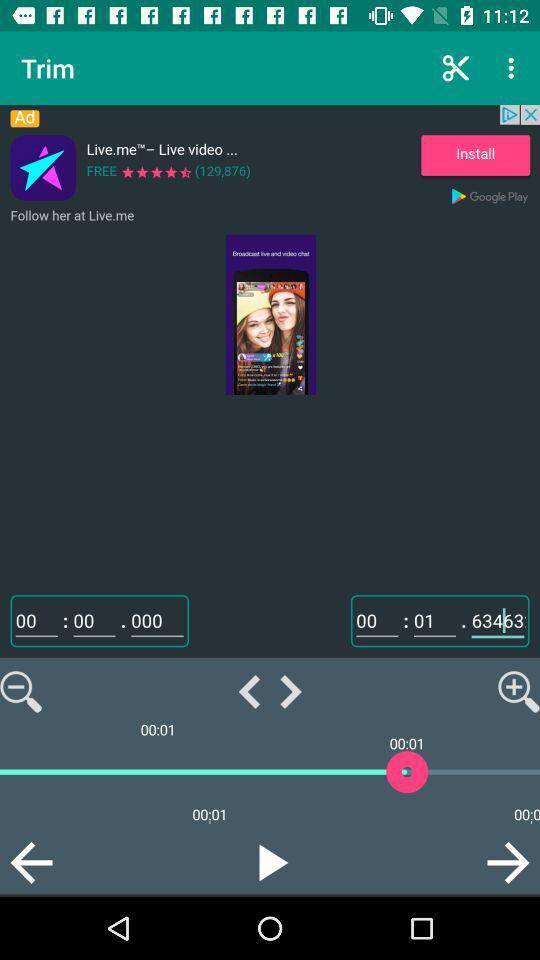 This screenshot has height=960, width=540. I want to click on the icon shown left to three vertical dot icon at the top right corner of the page, so click(456, 68).